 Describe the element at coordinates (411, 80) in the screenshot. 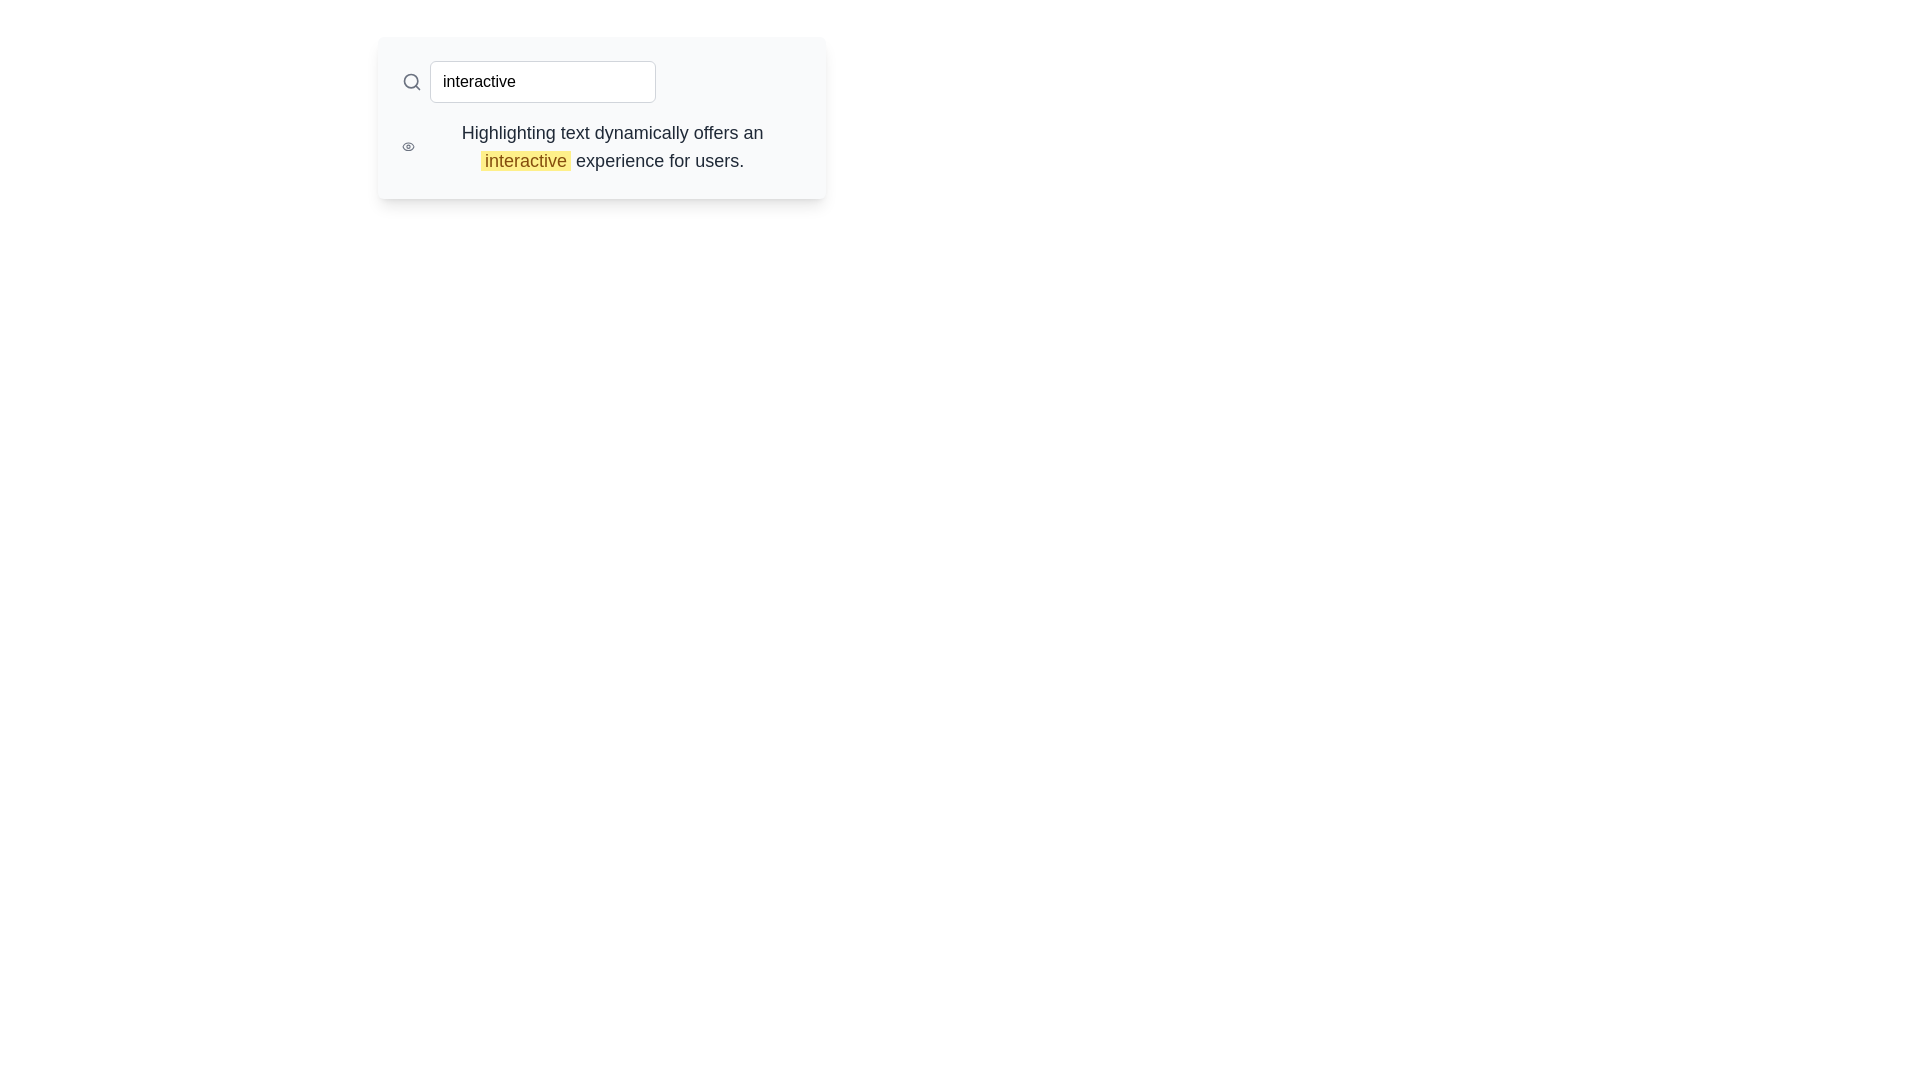

I see `the search icon located at the leftmost edge of the horizontal layout` at that location.